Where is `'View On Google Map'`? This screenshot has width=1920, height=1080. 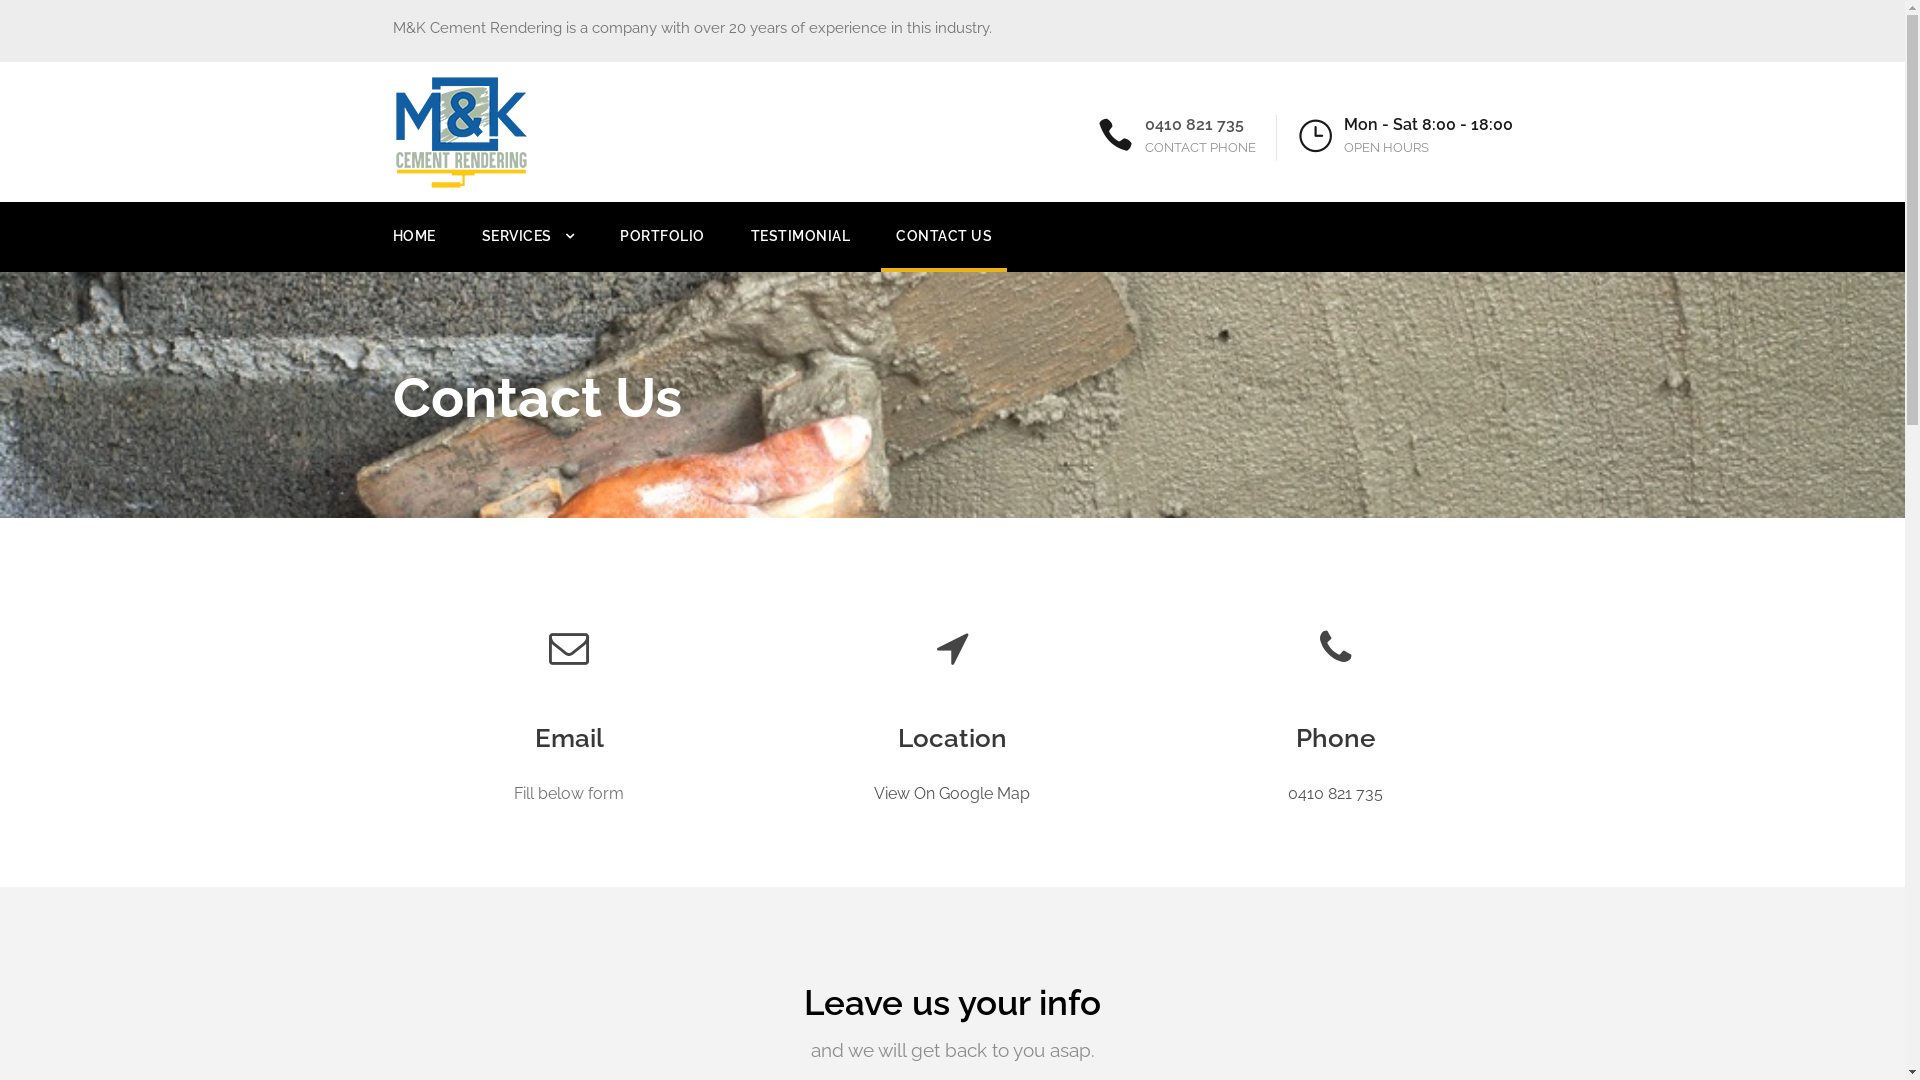
'View On Google Map' is located at coordinates (950, 792).